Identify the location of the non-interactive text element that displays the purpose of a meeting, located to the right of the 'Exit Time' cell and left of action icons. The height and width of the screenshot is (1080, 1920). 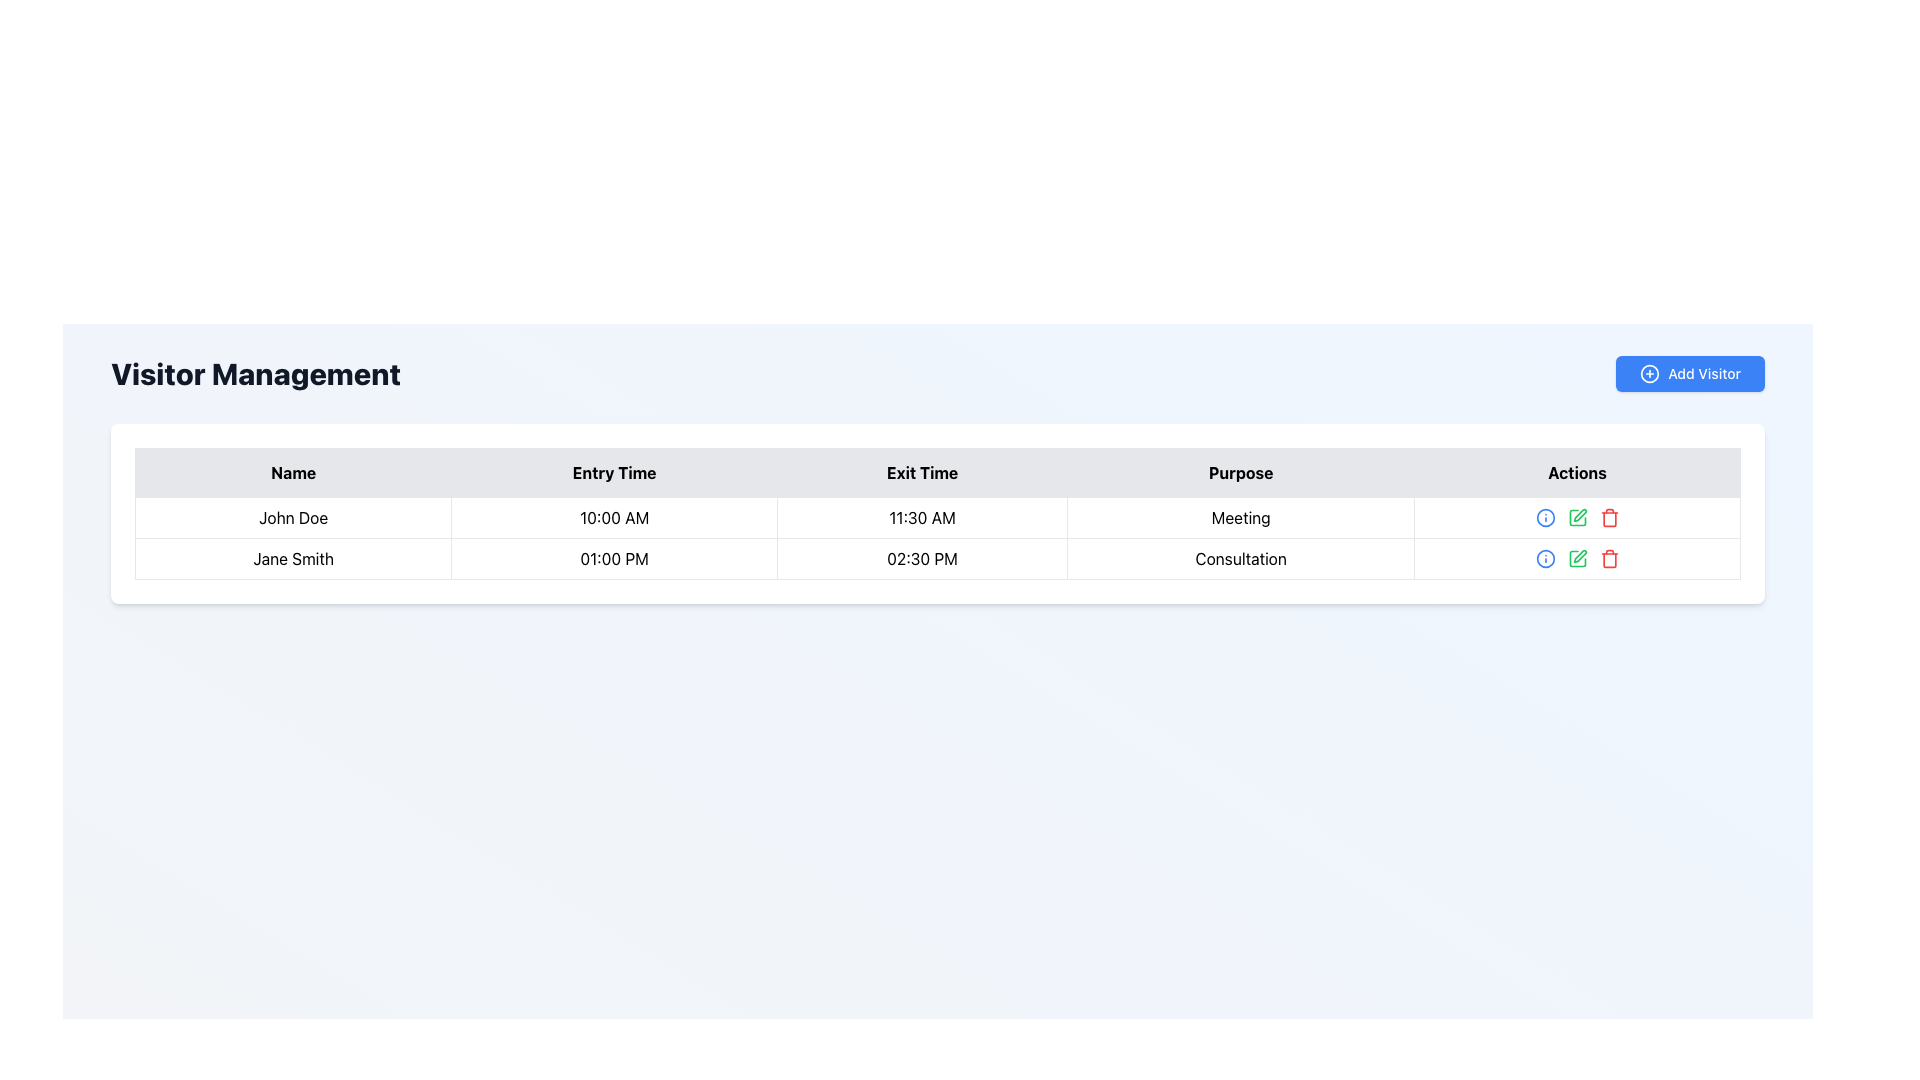
(1240, 516).